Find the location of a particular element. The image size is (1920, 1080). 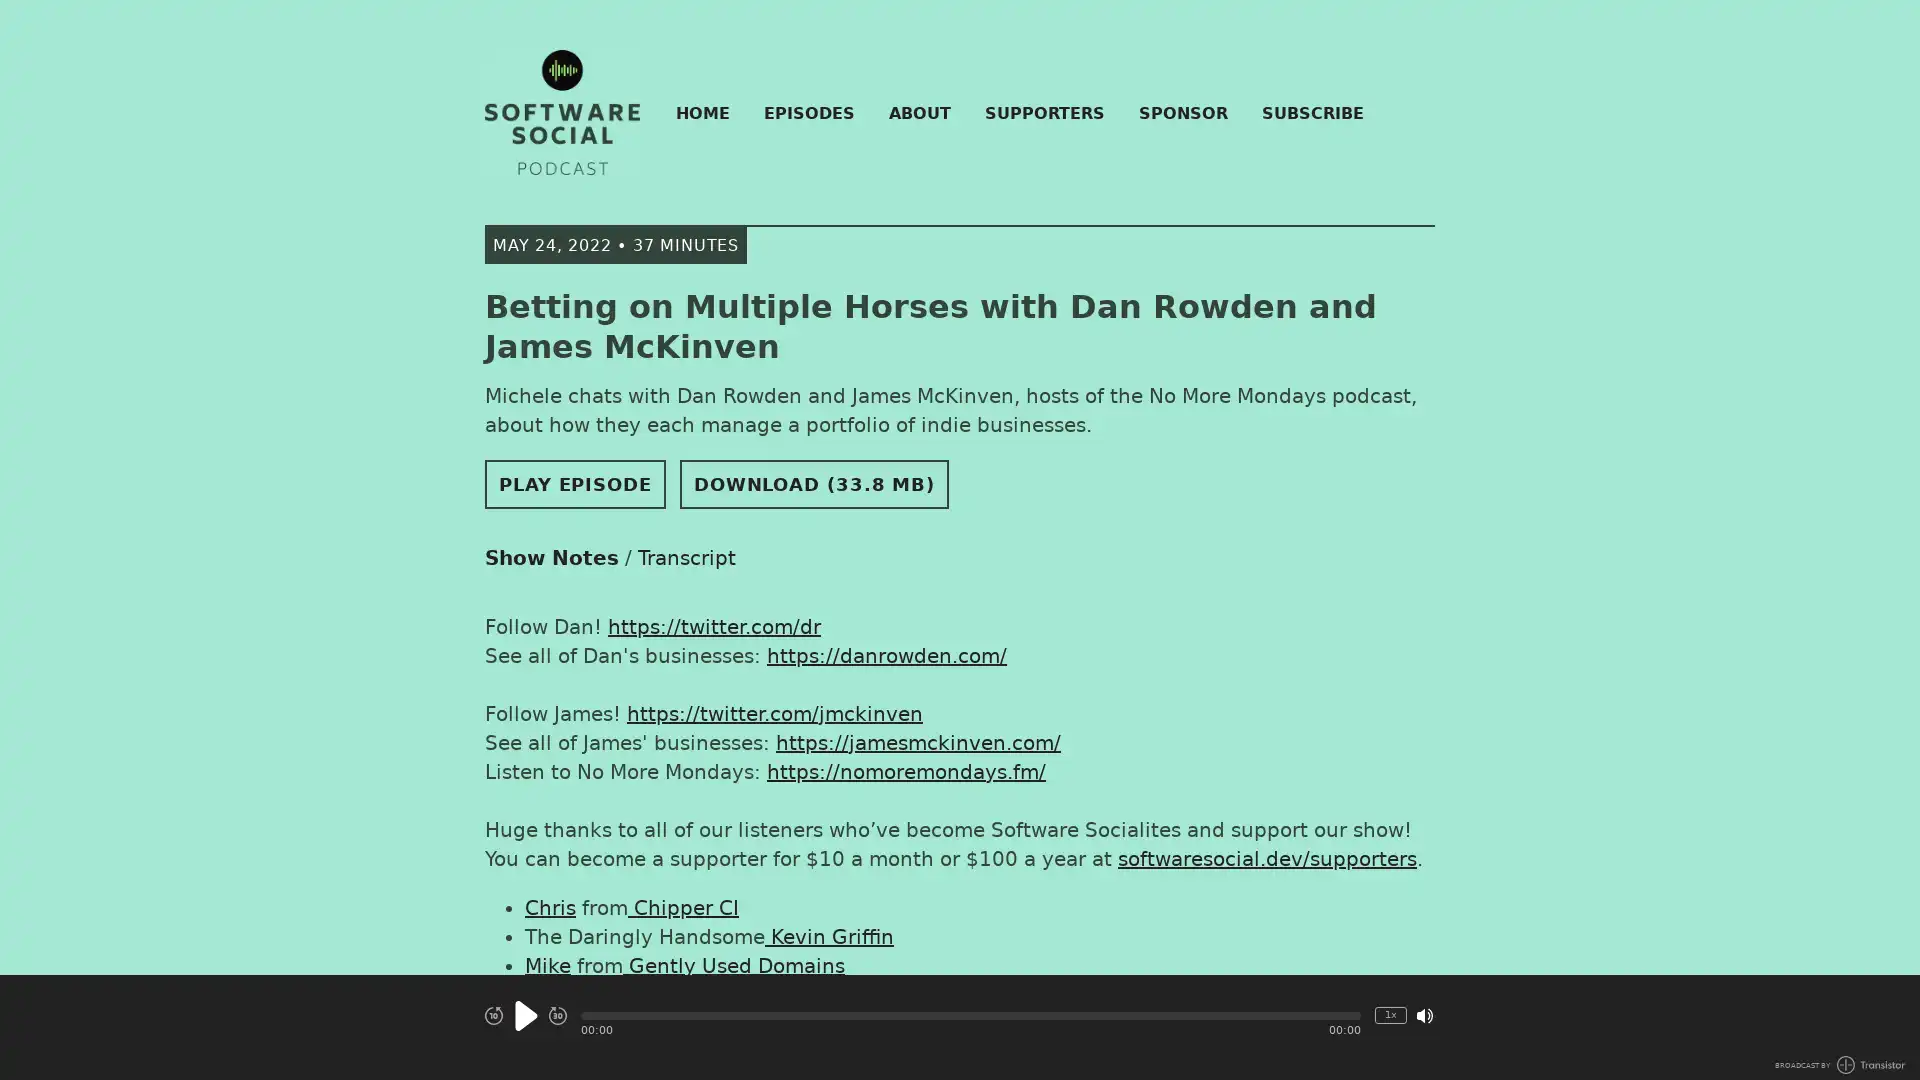

Fast Forward 30 seconds is located at coordinates (557, 1015).